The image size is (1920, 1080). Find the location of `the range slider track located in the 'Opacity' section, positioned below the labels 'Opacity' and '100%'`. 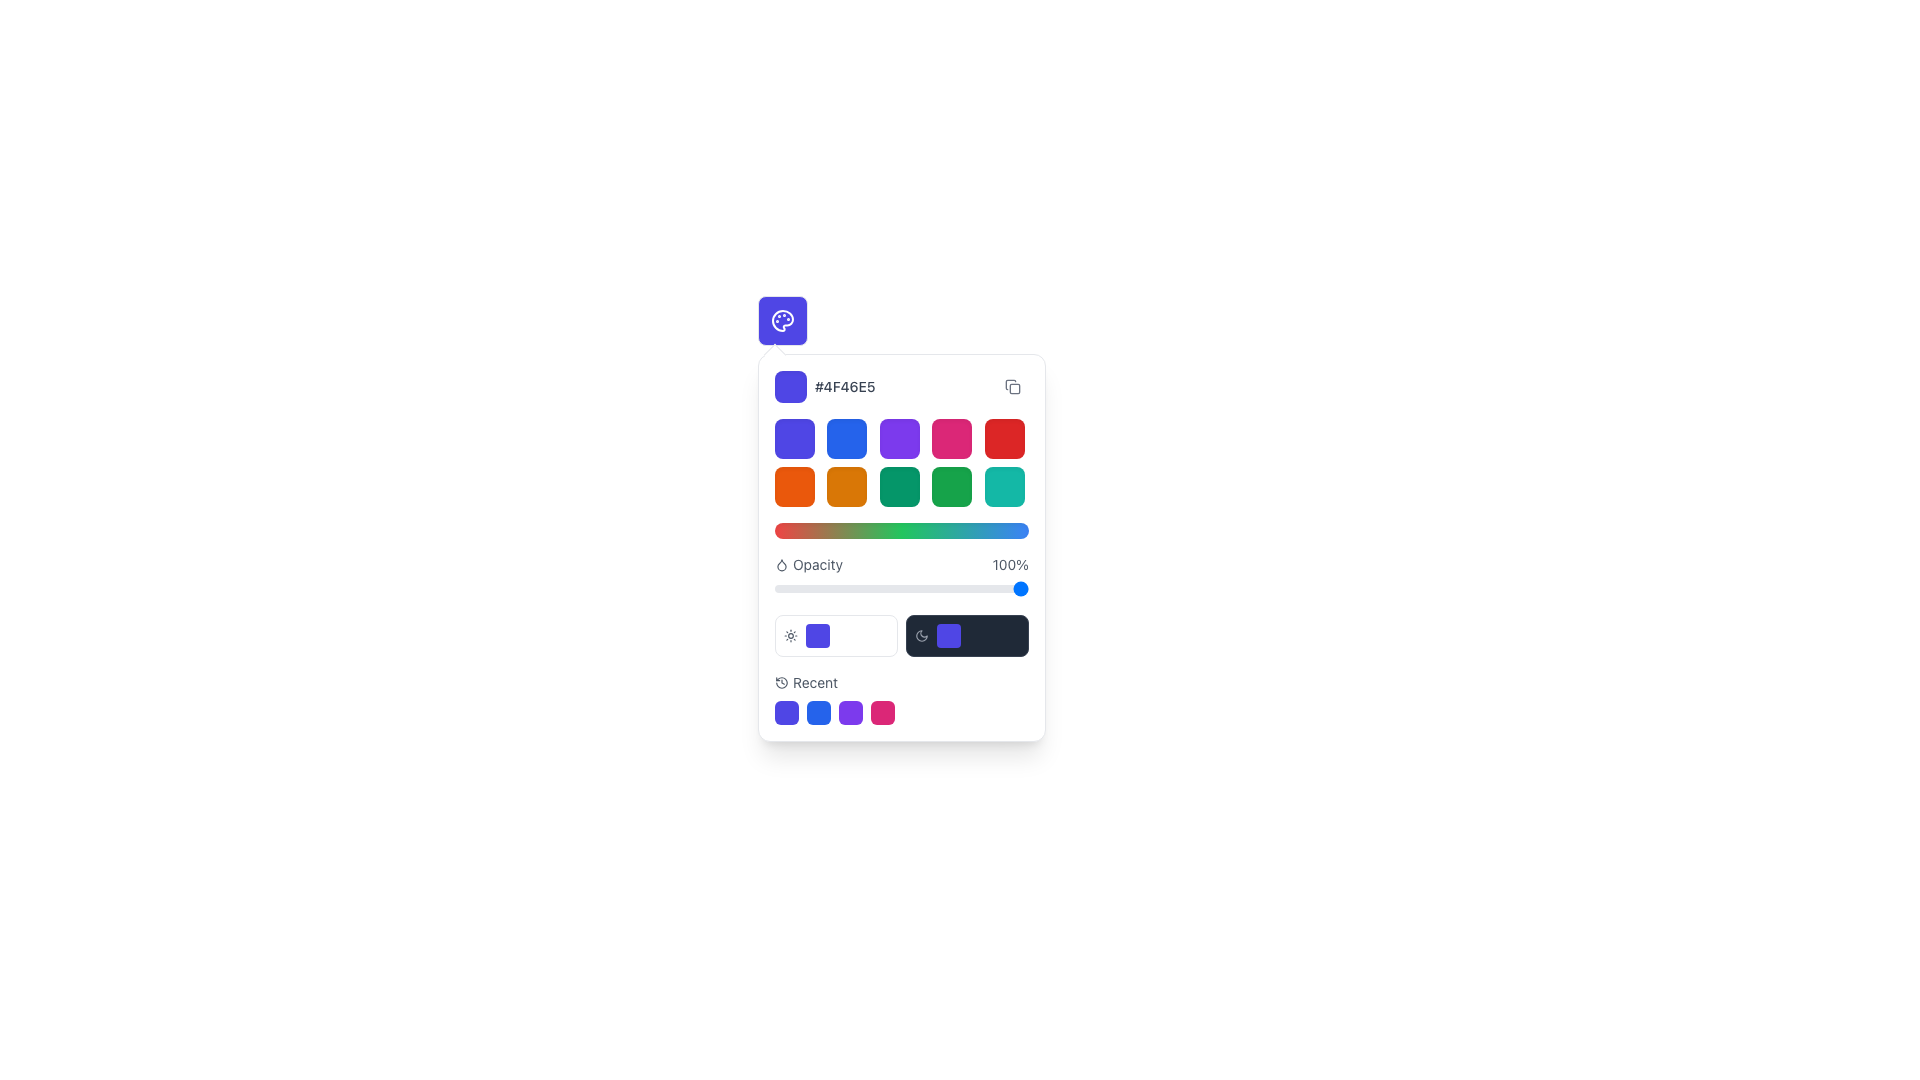

the range slider track located in the 'Opacity' section, positioned below the labels 'Opacity' and '100%' is located at coordinates (901, 588).